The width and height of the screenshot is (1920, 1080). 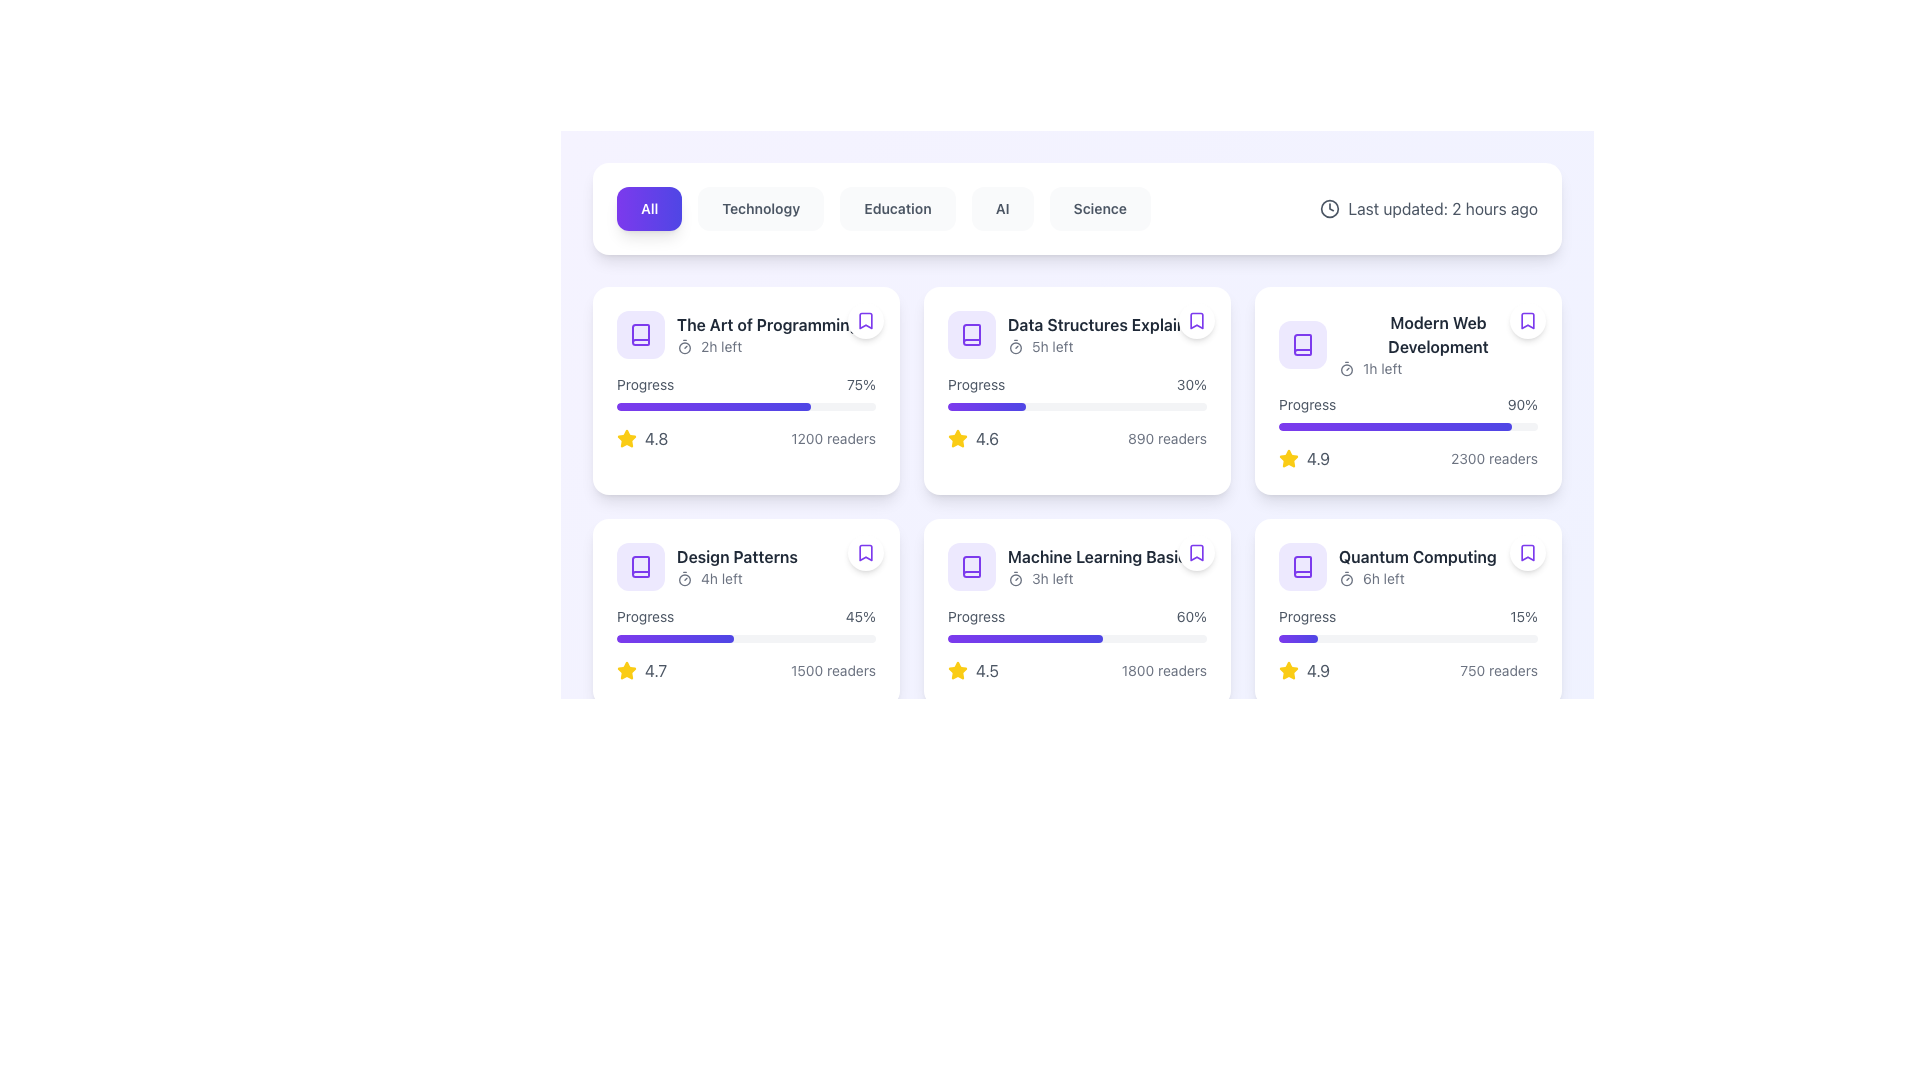 I want to click on the static informational text displaying the number of readers associated with the item, located at the bottom-right of the 'Design Patterns' card, so click(x=833, y=671).